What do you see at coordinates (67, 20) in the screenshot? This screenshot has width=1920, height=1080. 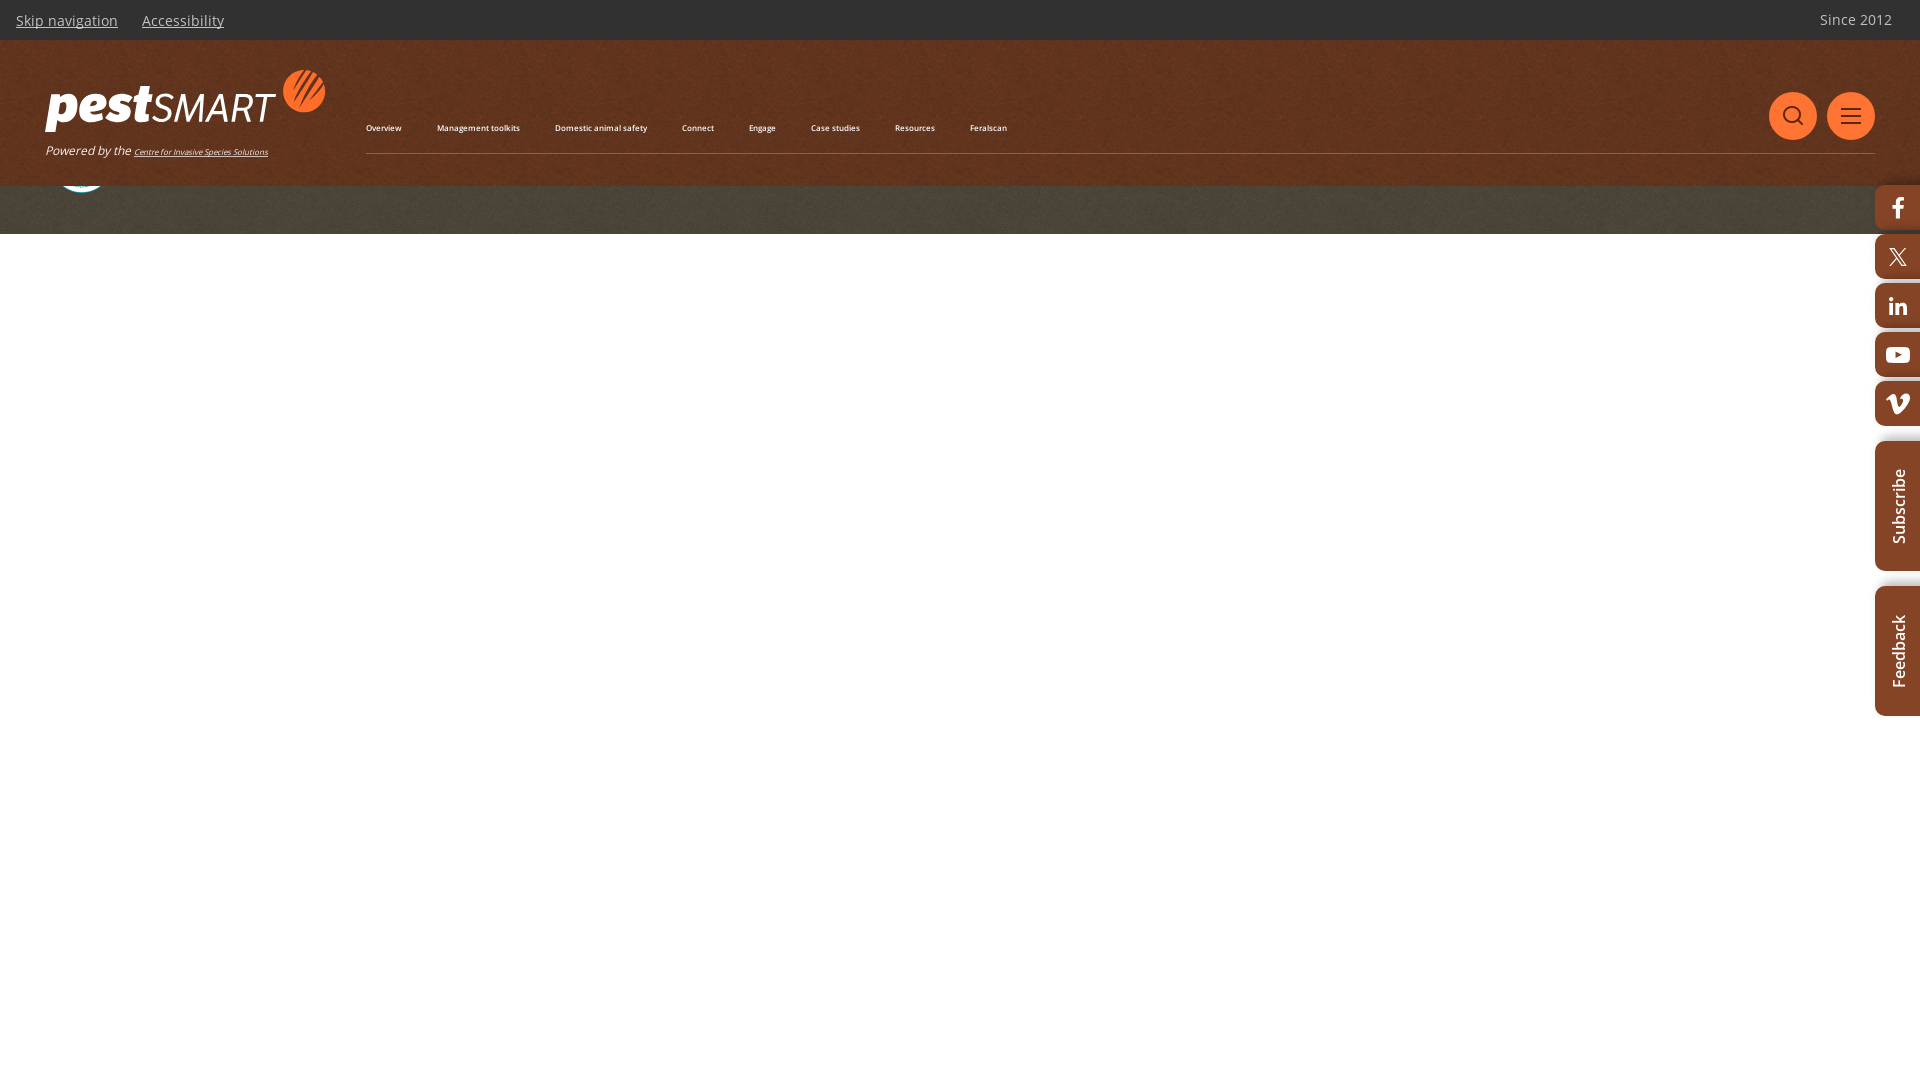 I see `'Skip navigation'` at bounding box center [67, 20].